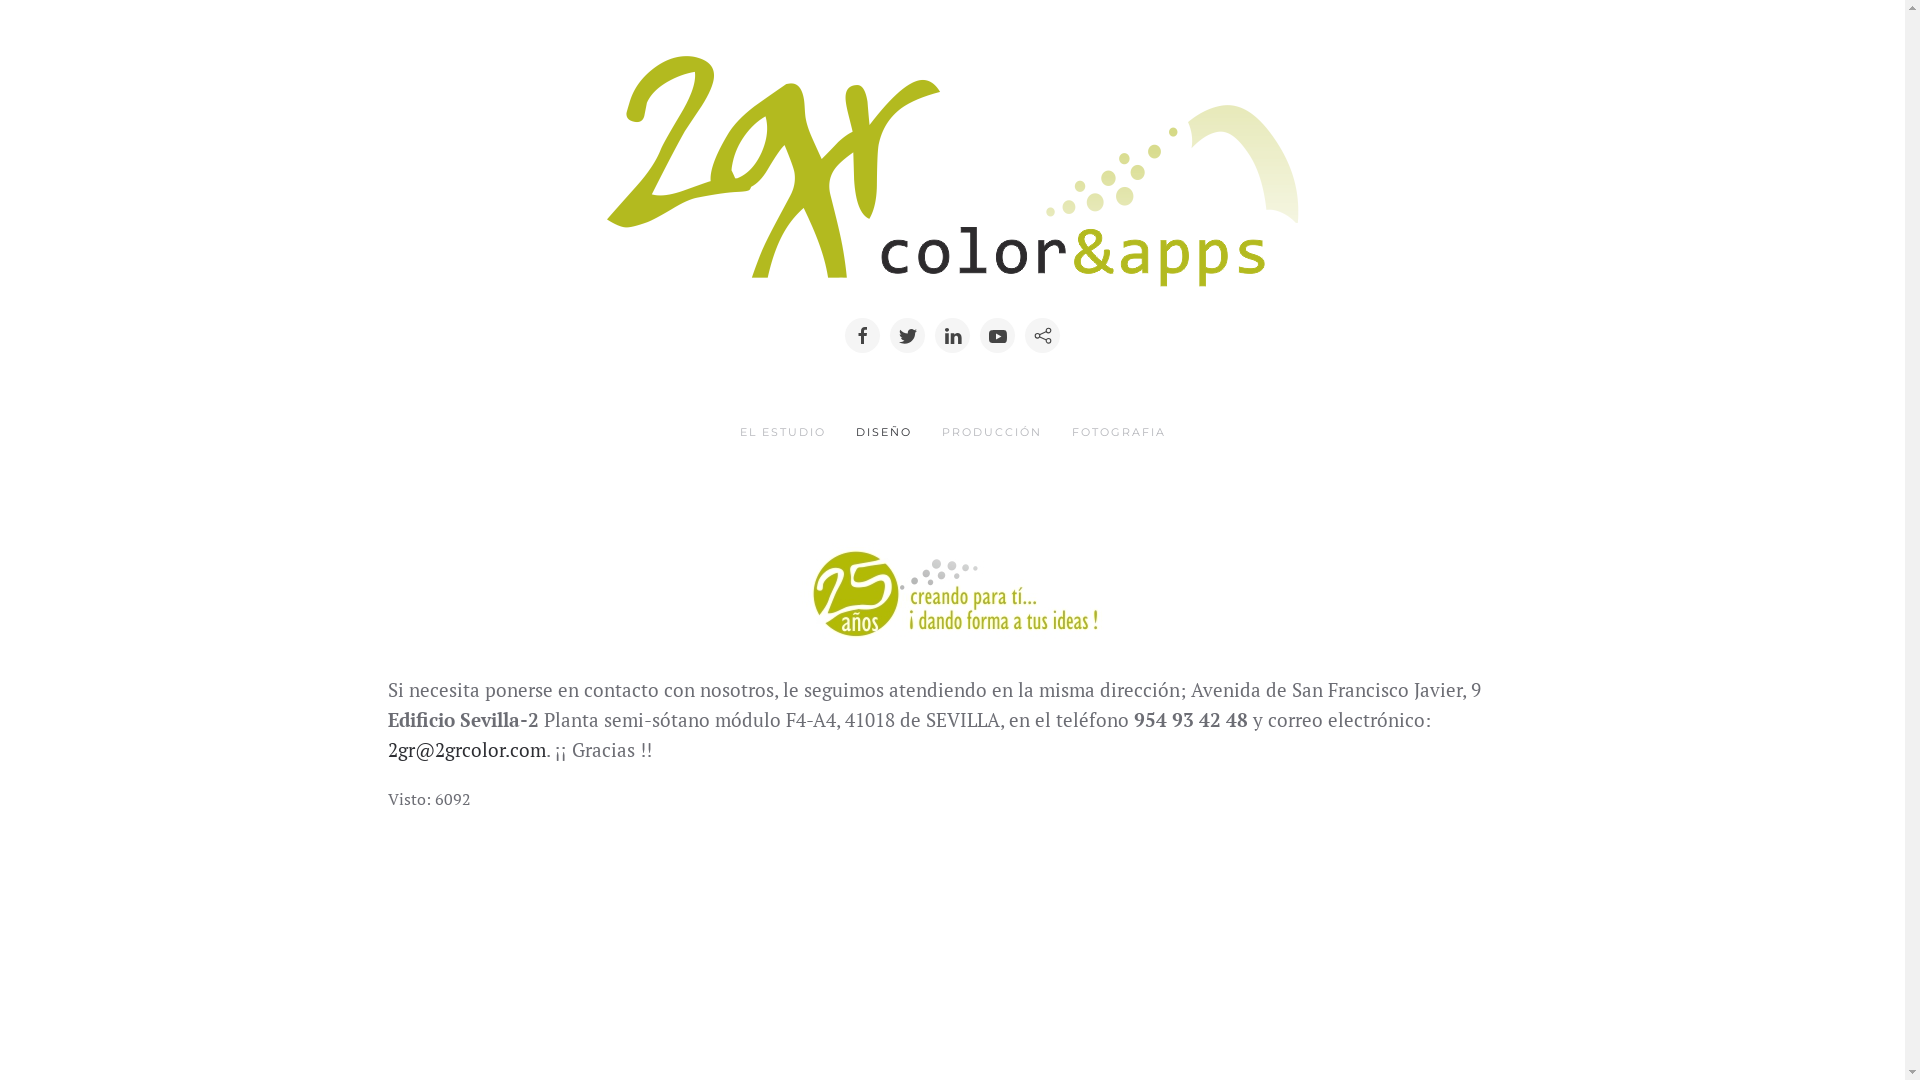 This screenshot has width=1920, height=1080. What do you see at coordinates (1117, 431) in the screenshot?
I see `'FOTOGRAFIA'` at bounding box center [1117, 431].